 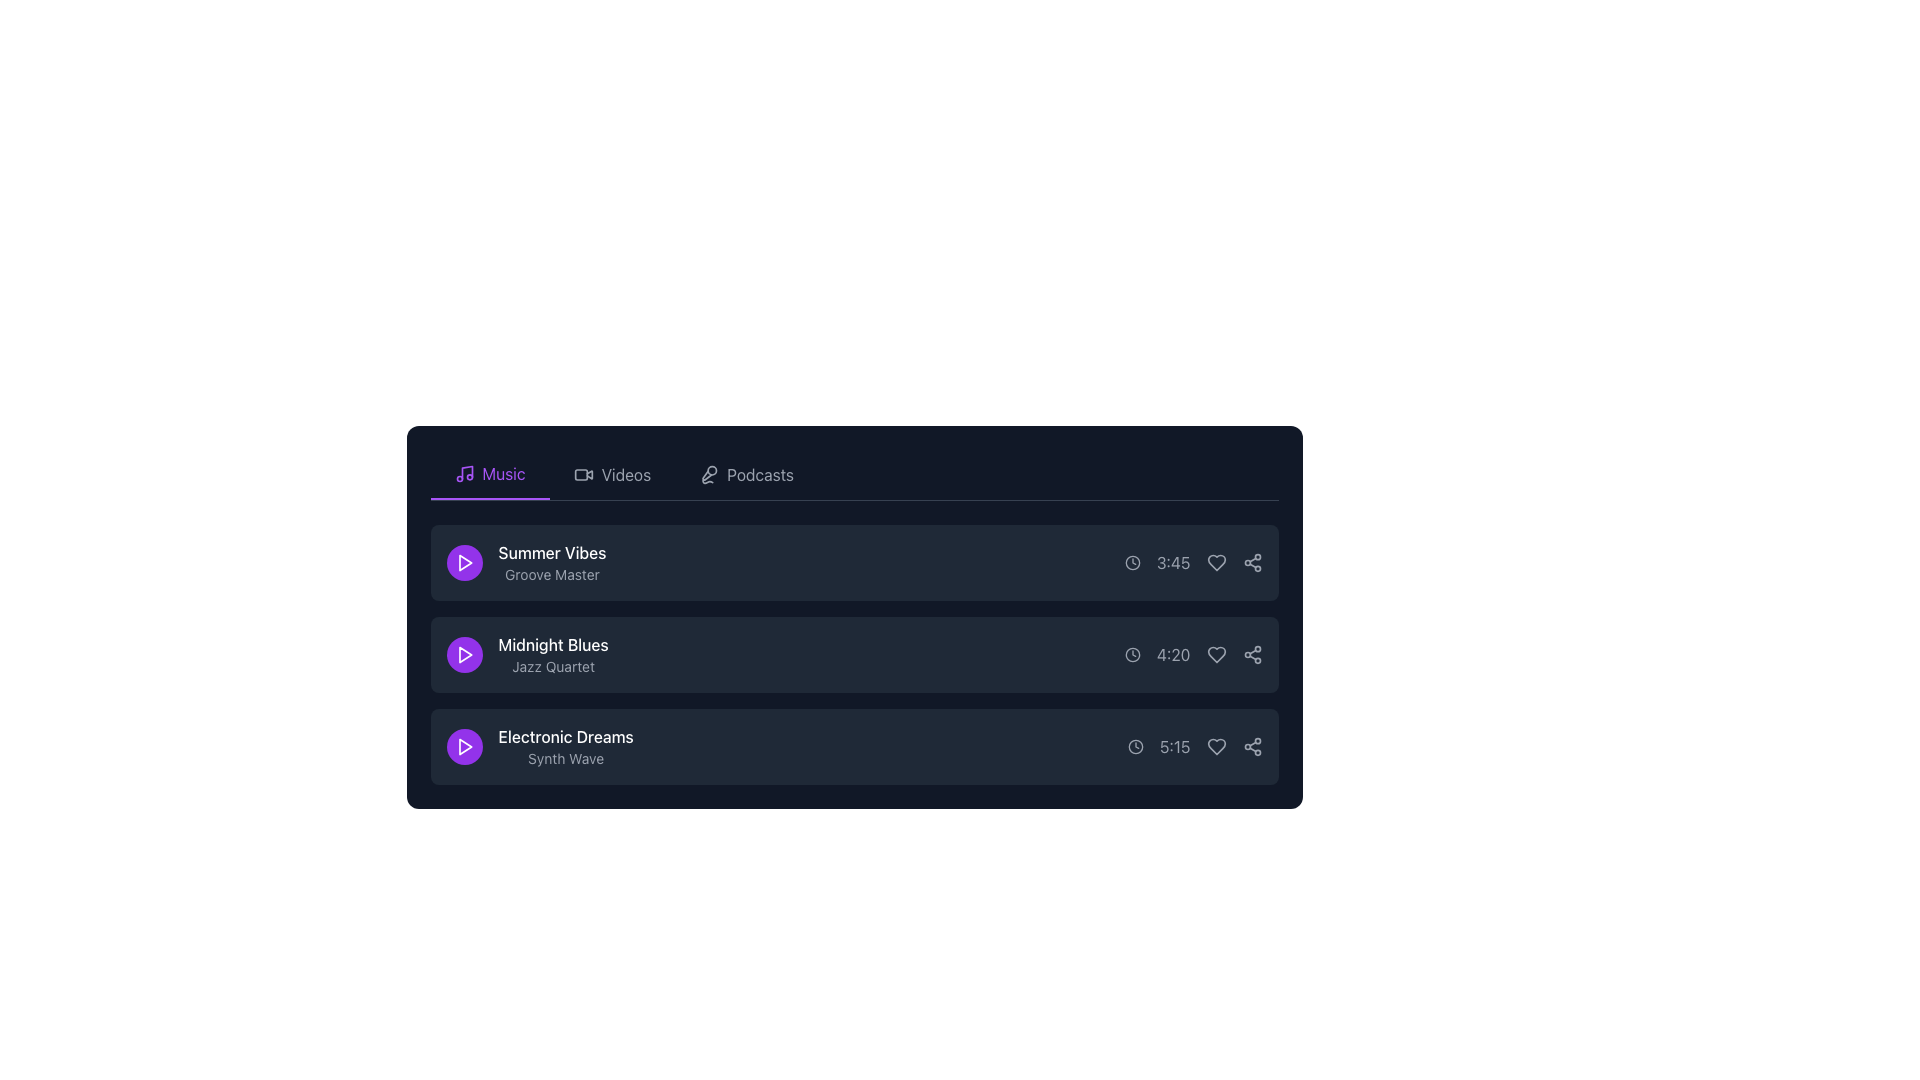 I want to click on the share button located on the far-right side of the last item in a vertical list, so click(x=1251, y=747).